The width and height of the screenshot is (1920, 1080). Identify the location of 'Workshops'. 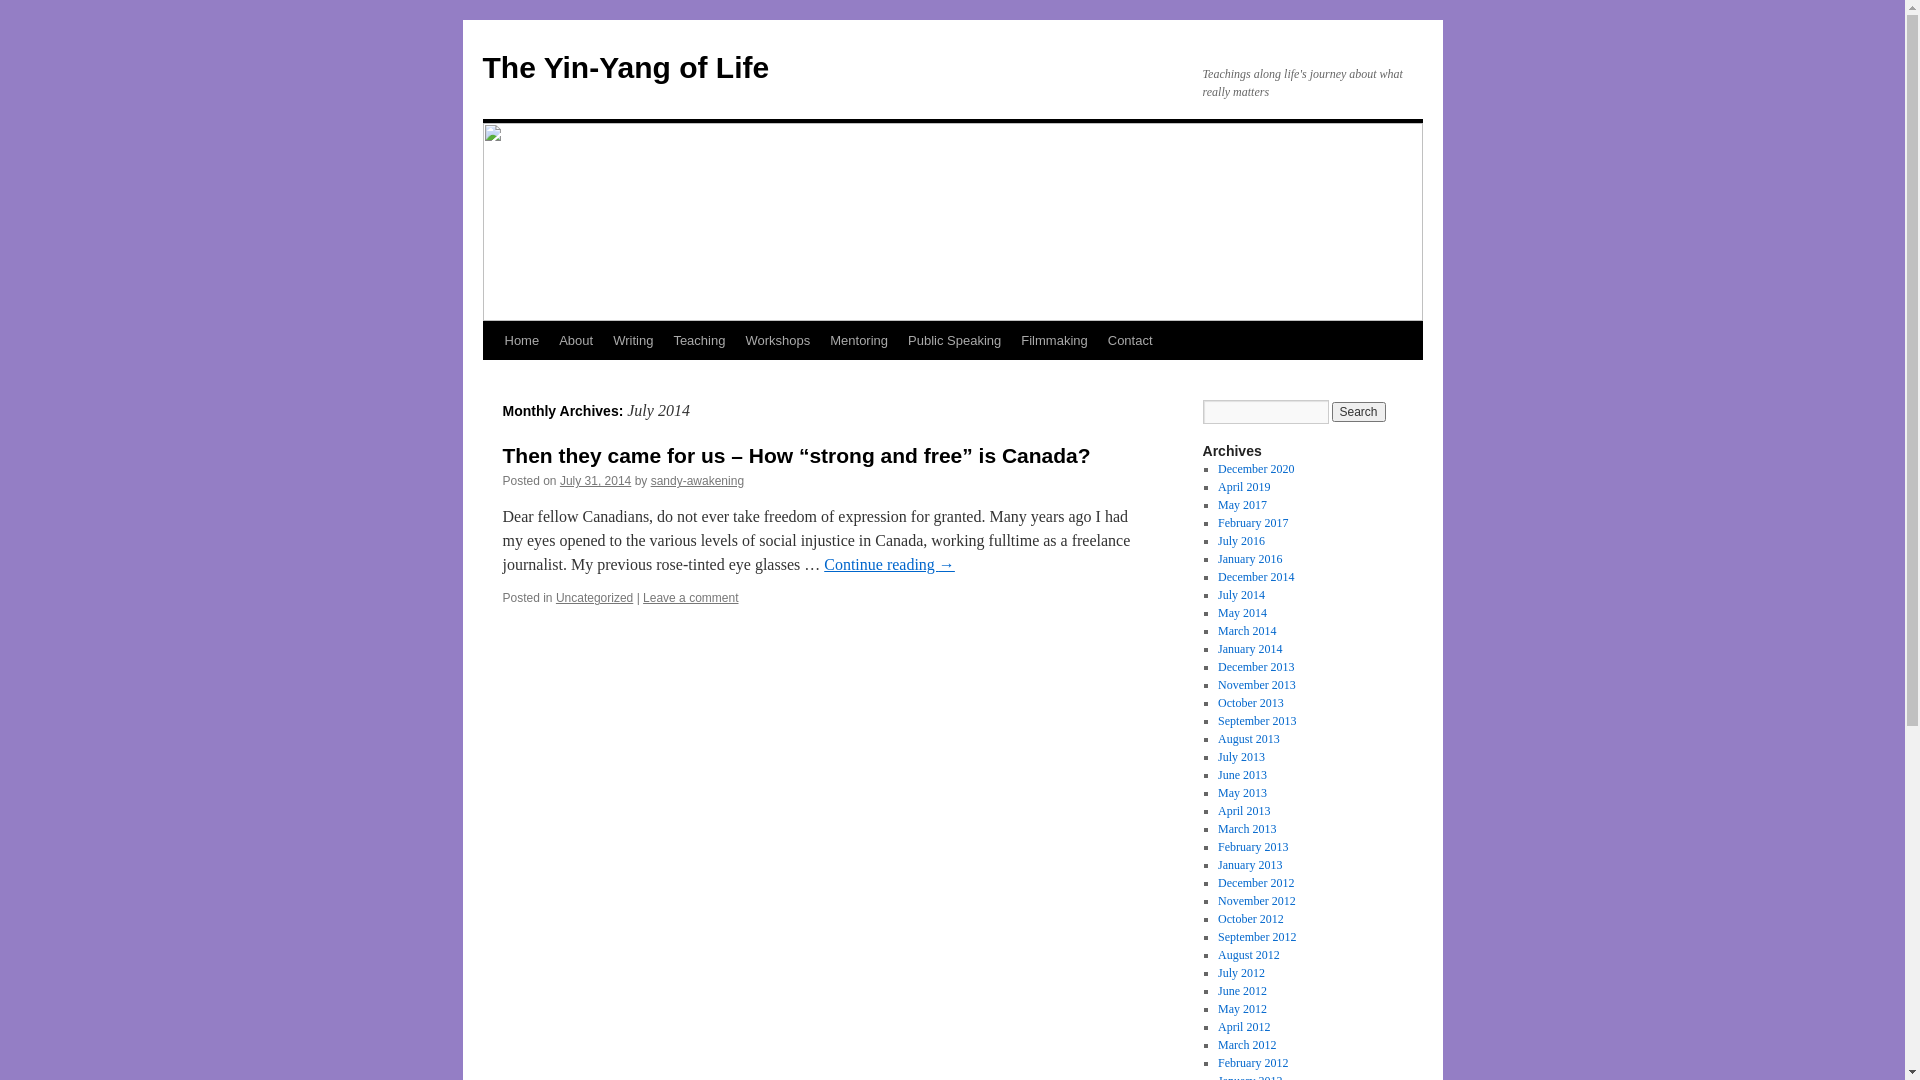
(776, 339).